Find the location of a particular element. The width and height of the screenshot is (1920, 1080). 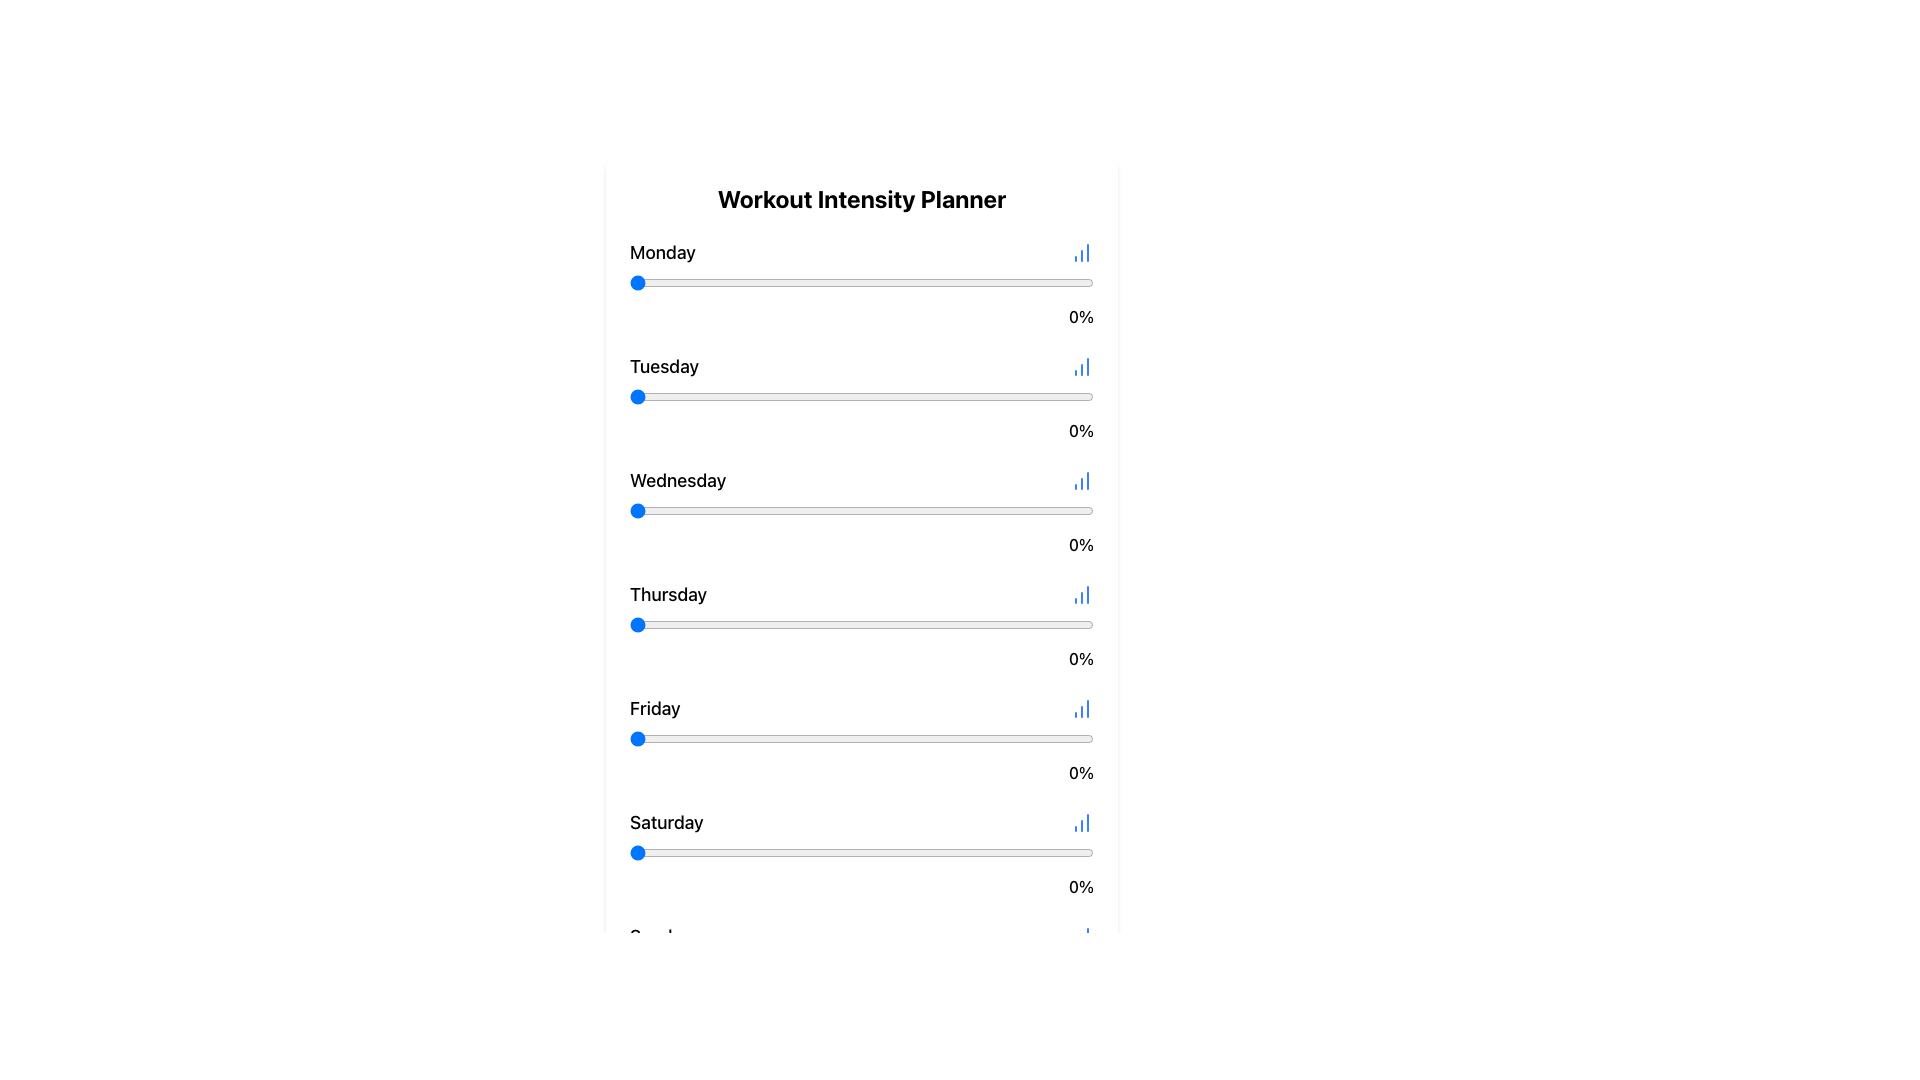

the icon located to the right of the text 'Thursday' is located at coordinates (1080, 593).